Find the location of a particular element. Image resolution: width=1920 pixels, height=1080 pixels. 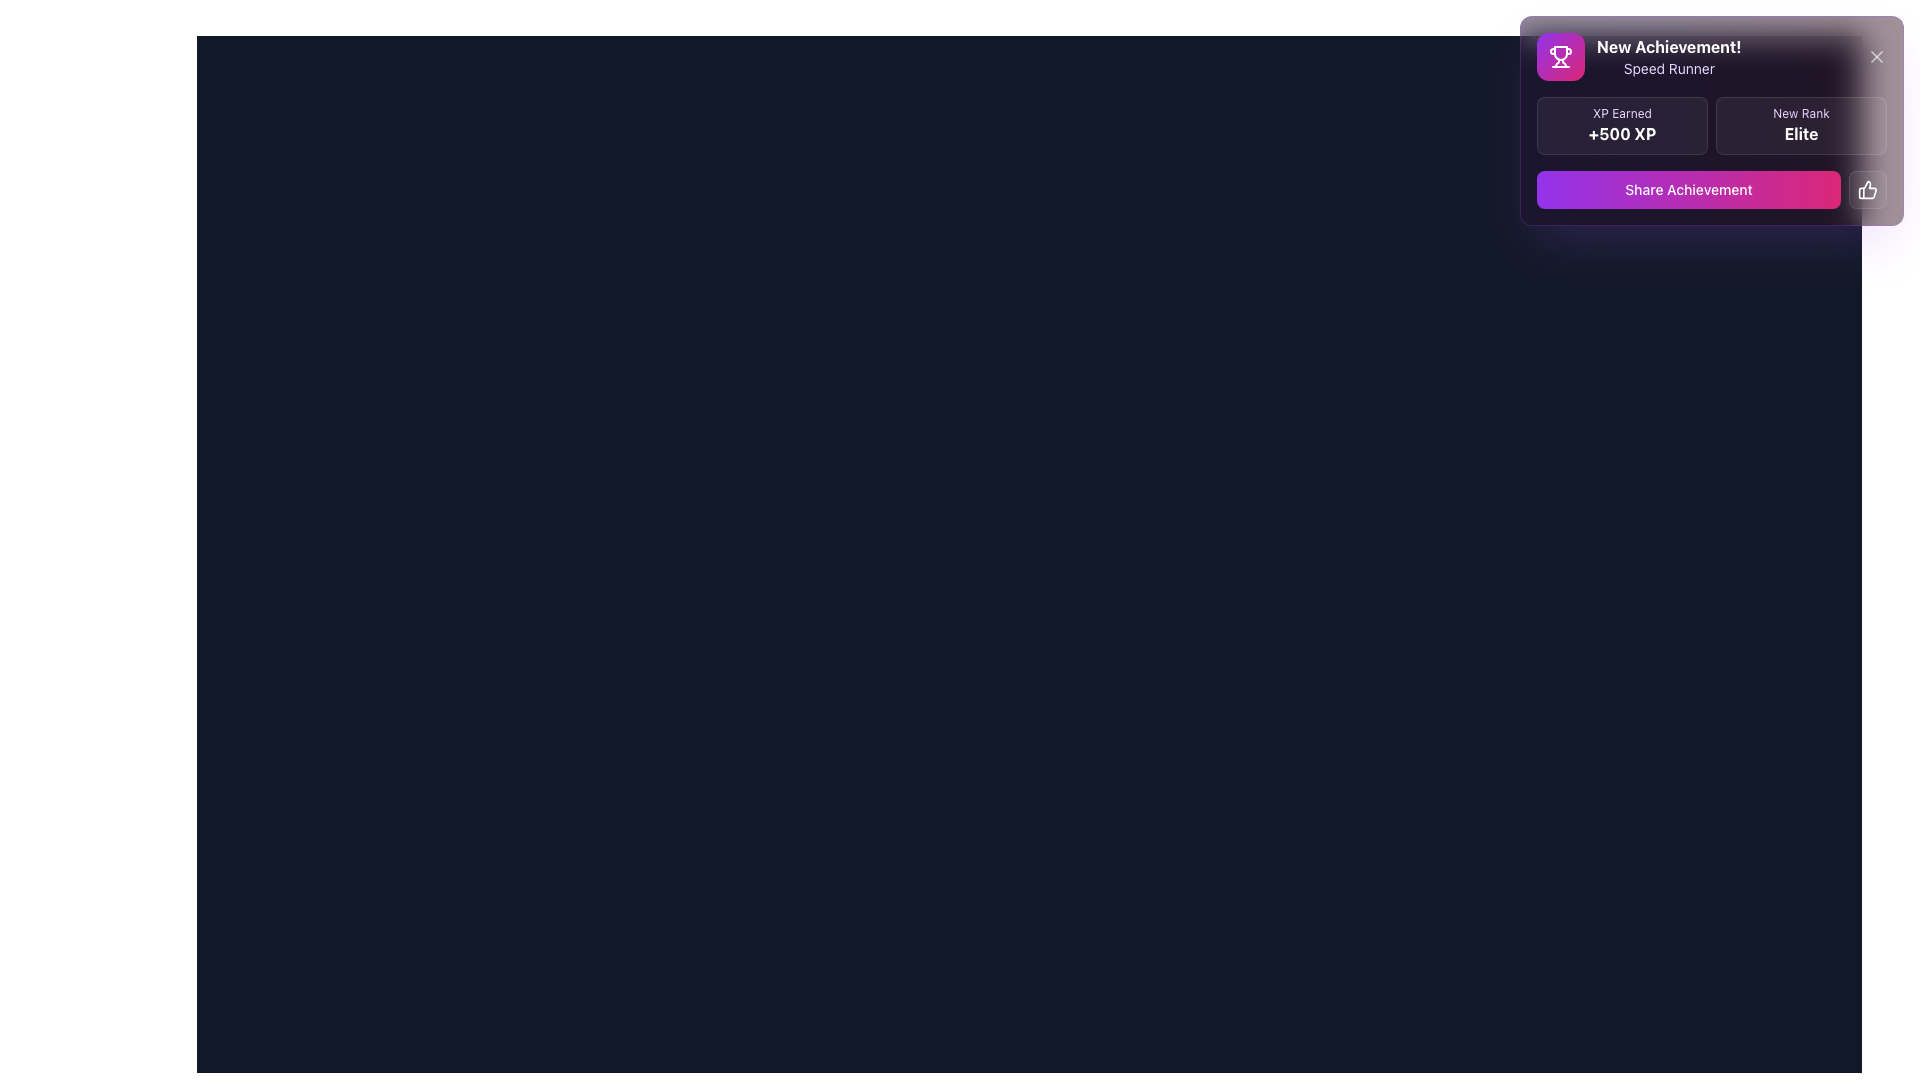

the share achievement button located in the top-right corner of the notification box, which is the second item in a row after a thumbs-up button is located at coordinates (1711, 189).